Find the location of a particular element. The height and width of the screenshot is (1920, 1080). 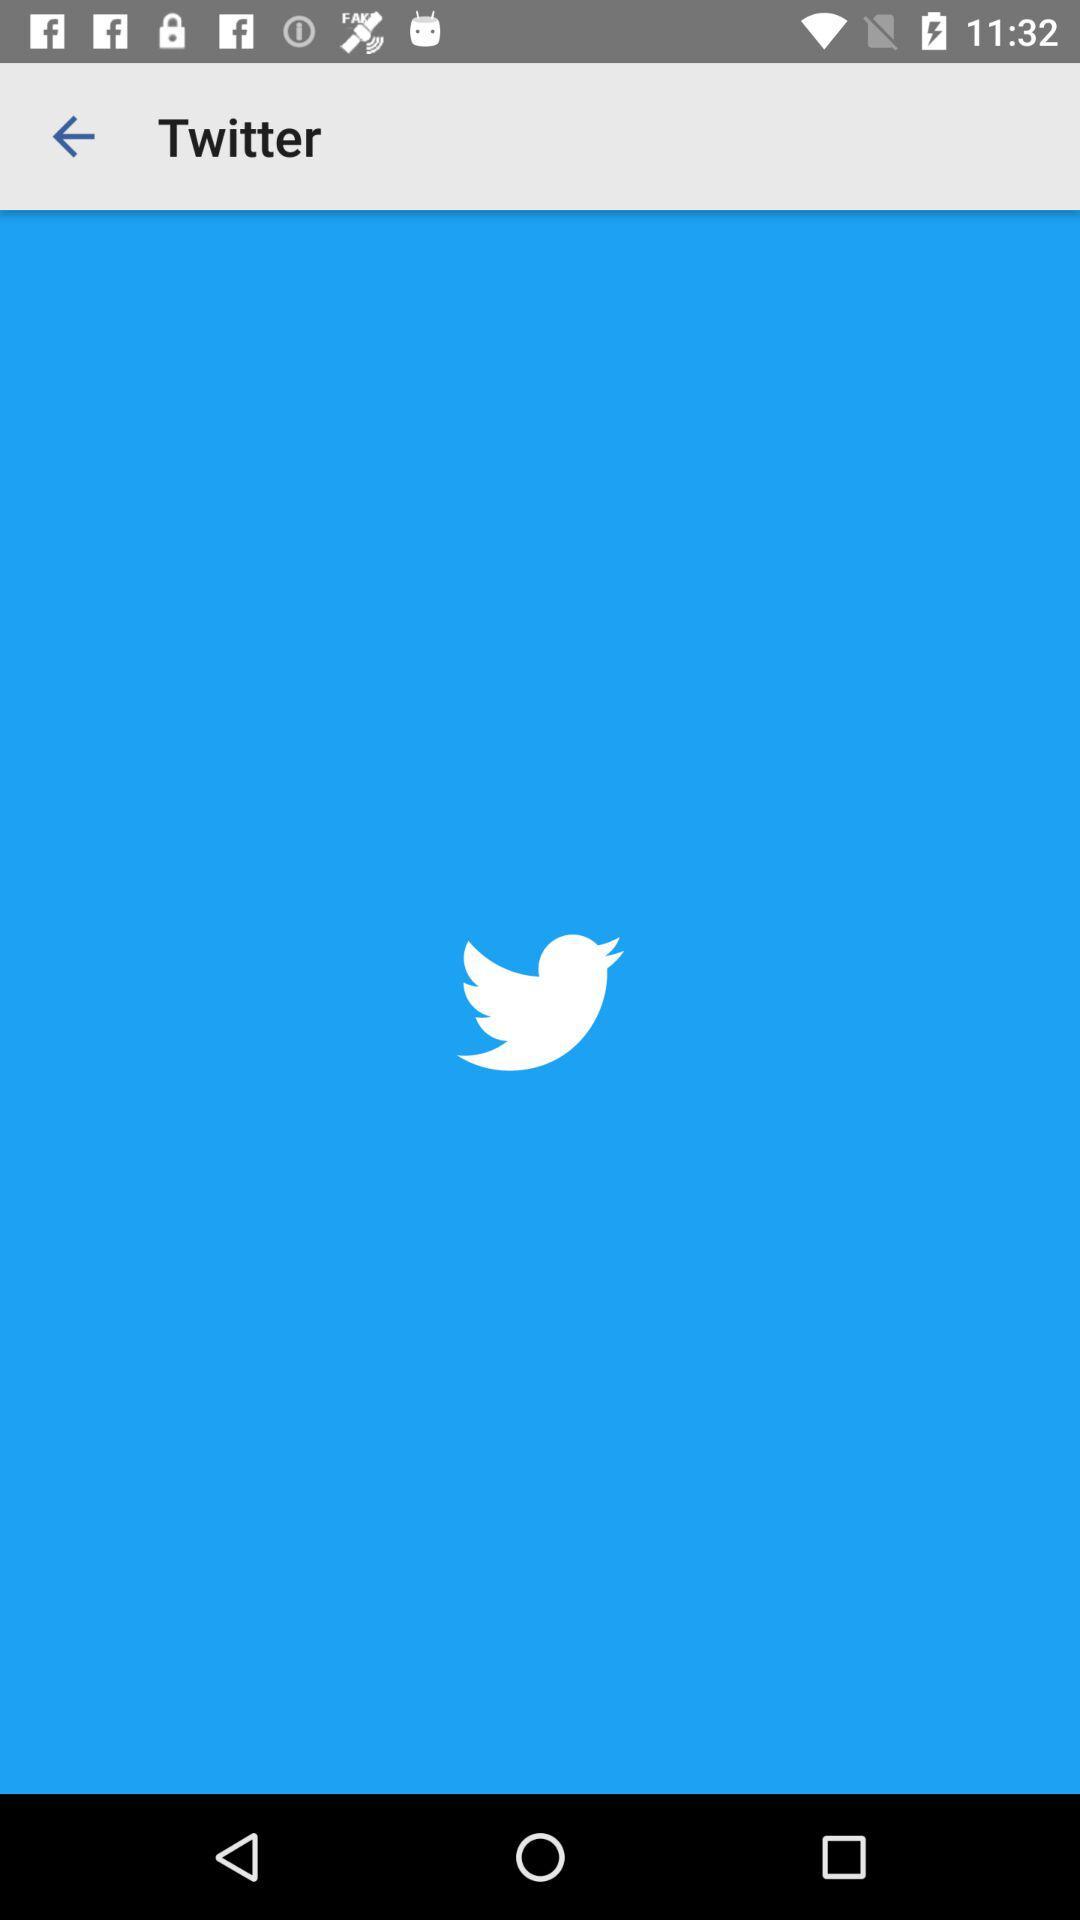

the app next to the twitter app is located at coordinates (72, 135).